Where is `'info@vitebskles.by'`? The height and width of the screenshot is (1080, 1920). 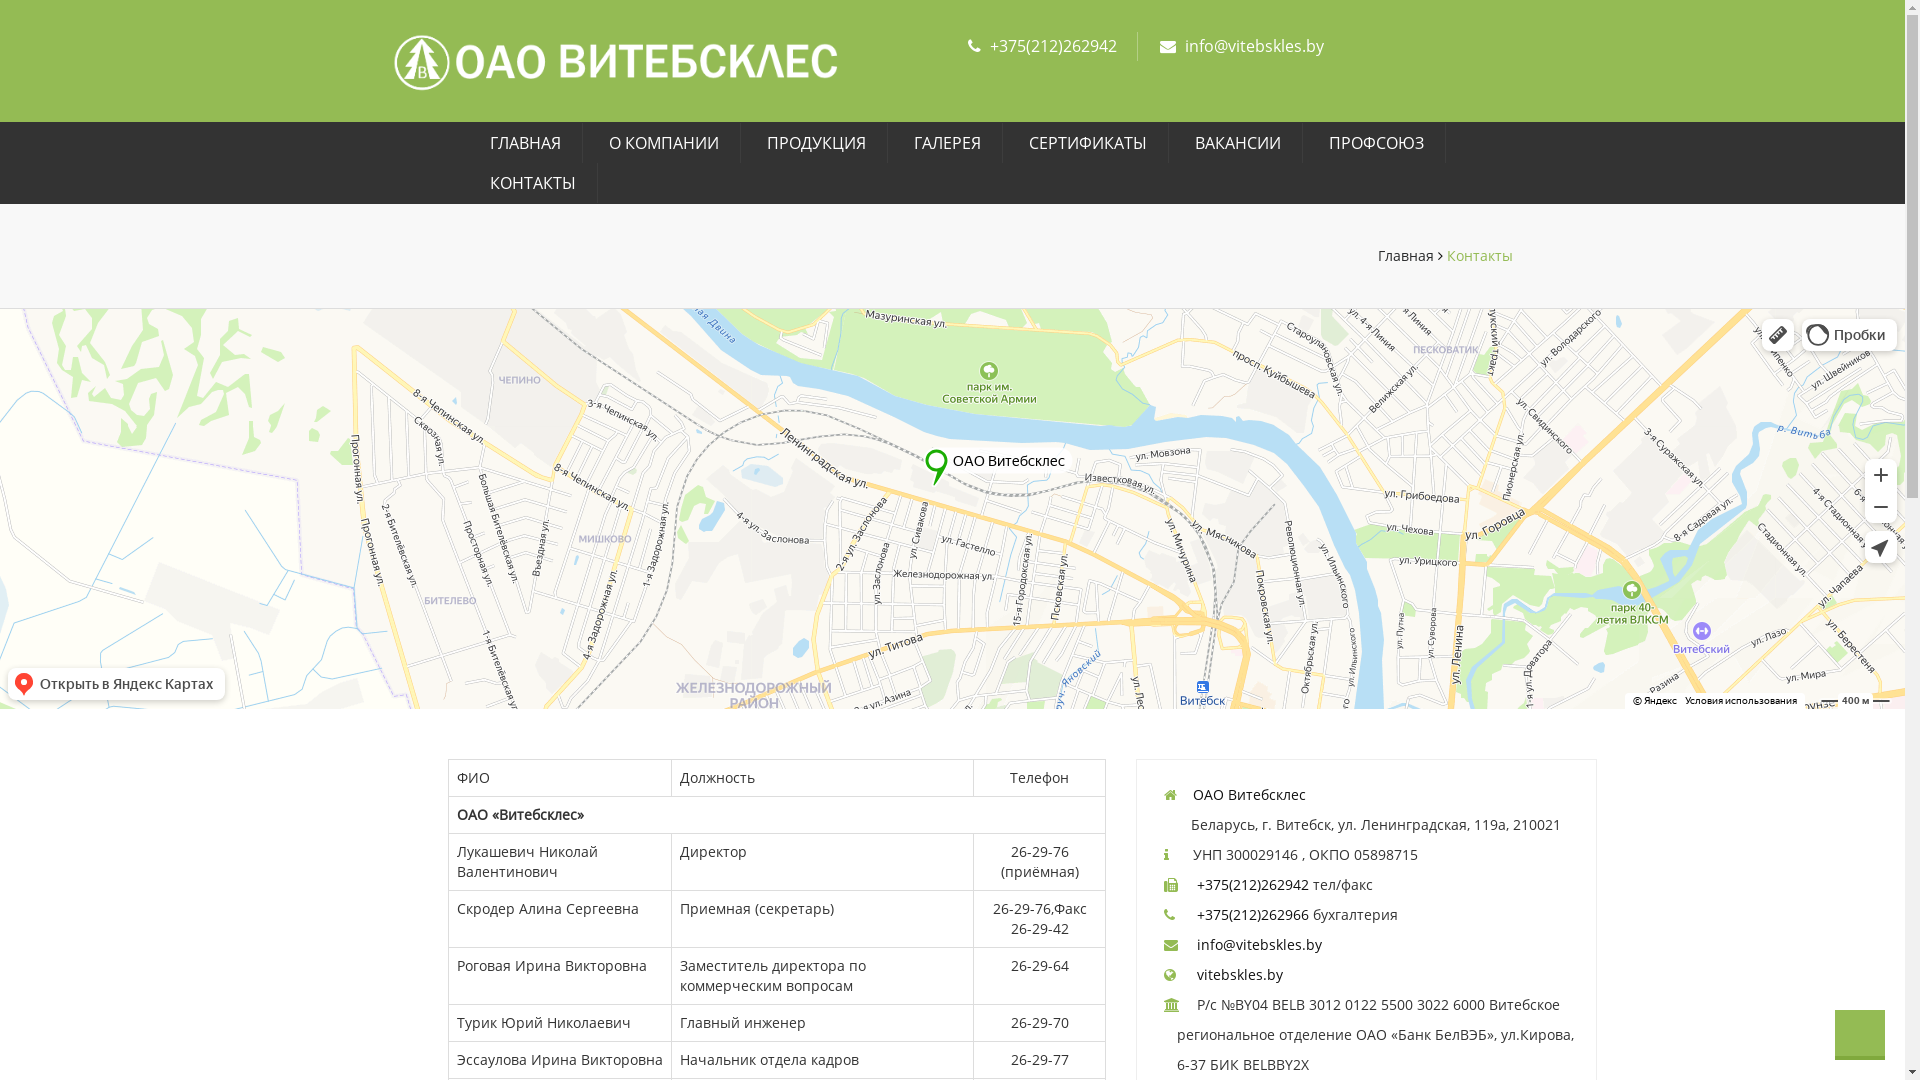 'info@vitebskles.by' is located at coordinates (1258, 944).